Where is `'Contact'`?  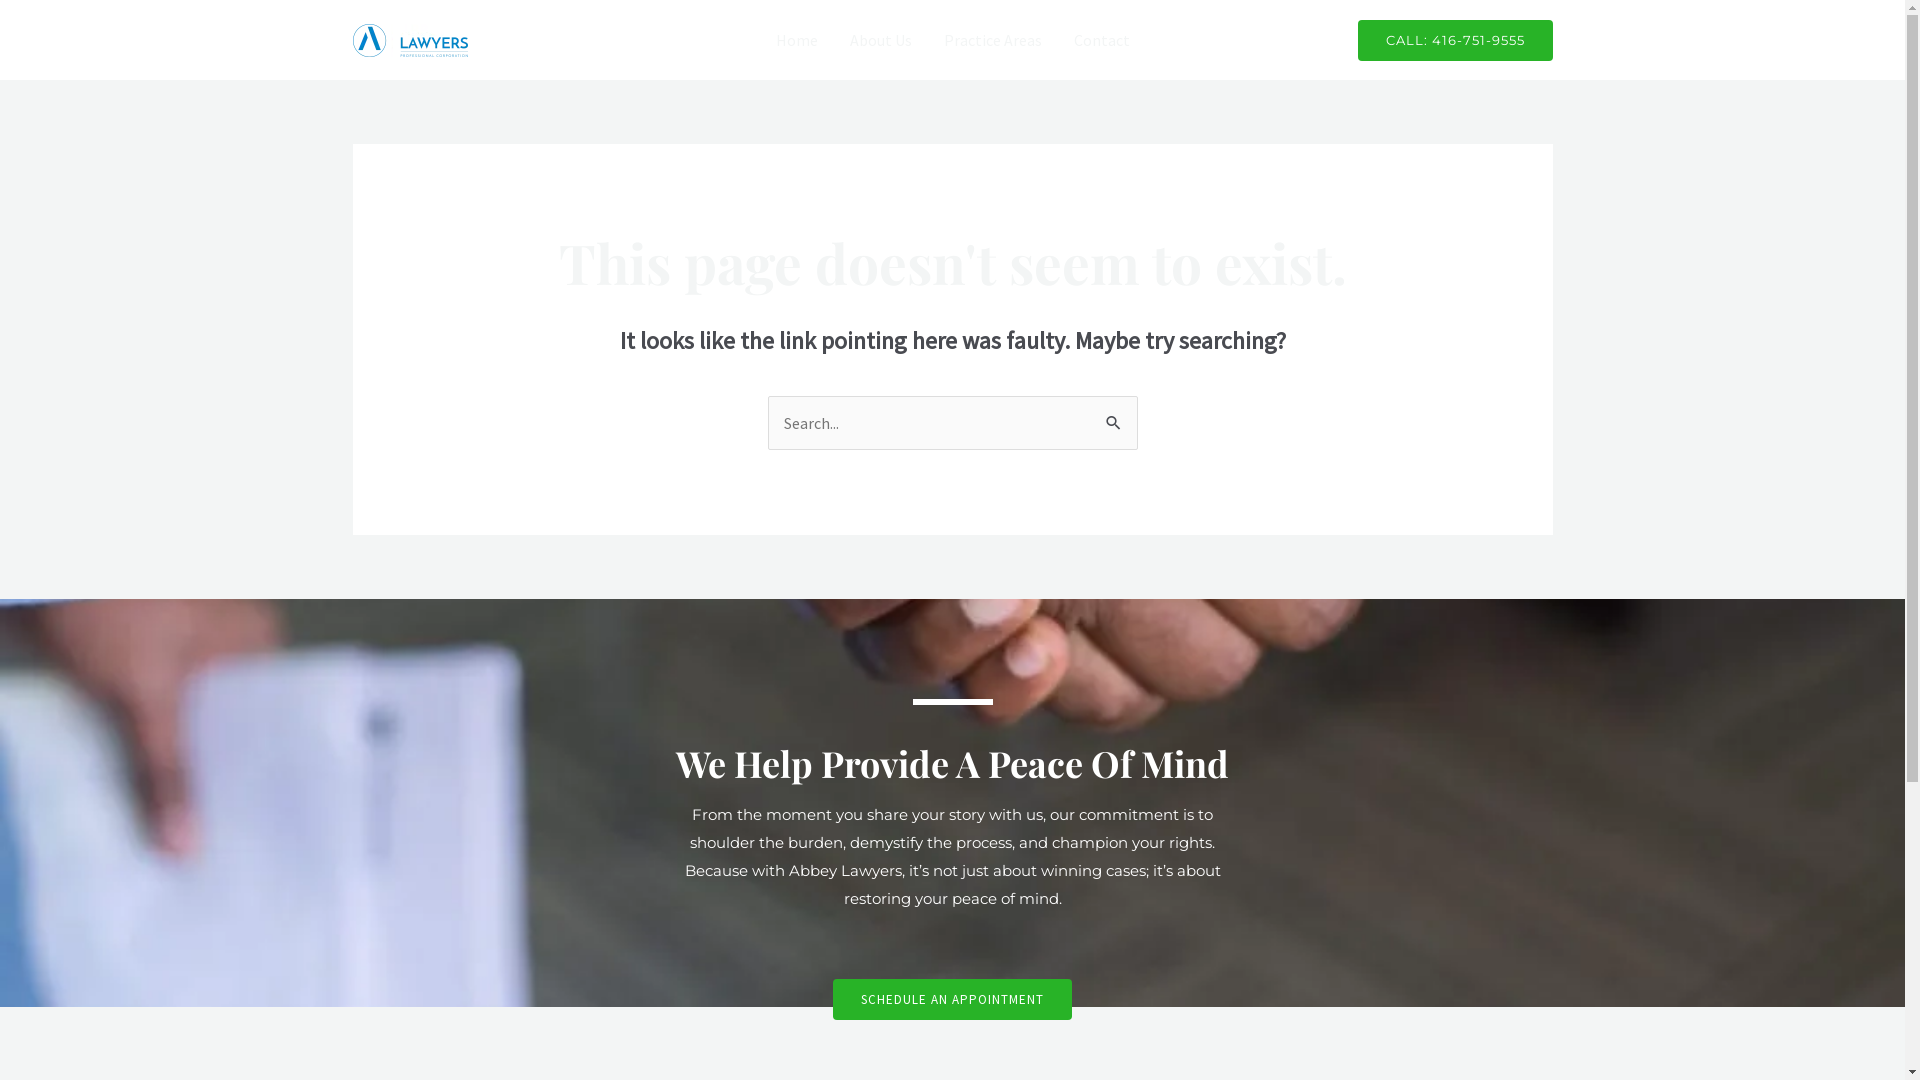 'Contact' is located at coordinates (1101, 39).